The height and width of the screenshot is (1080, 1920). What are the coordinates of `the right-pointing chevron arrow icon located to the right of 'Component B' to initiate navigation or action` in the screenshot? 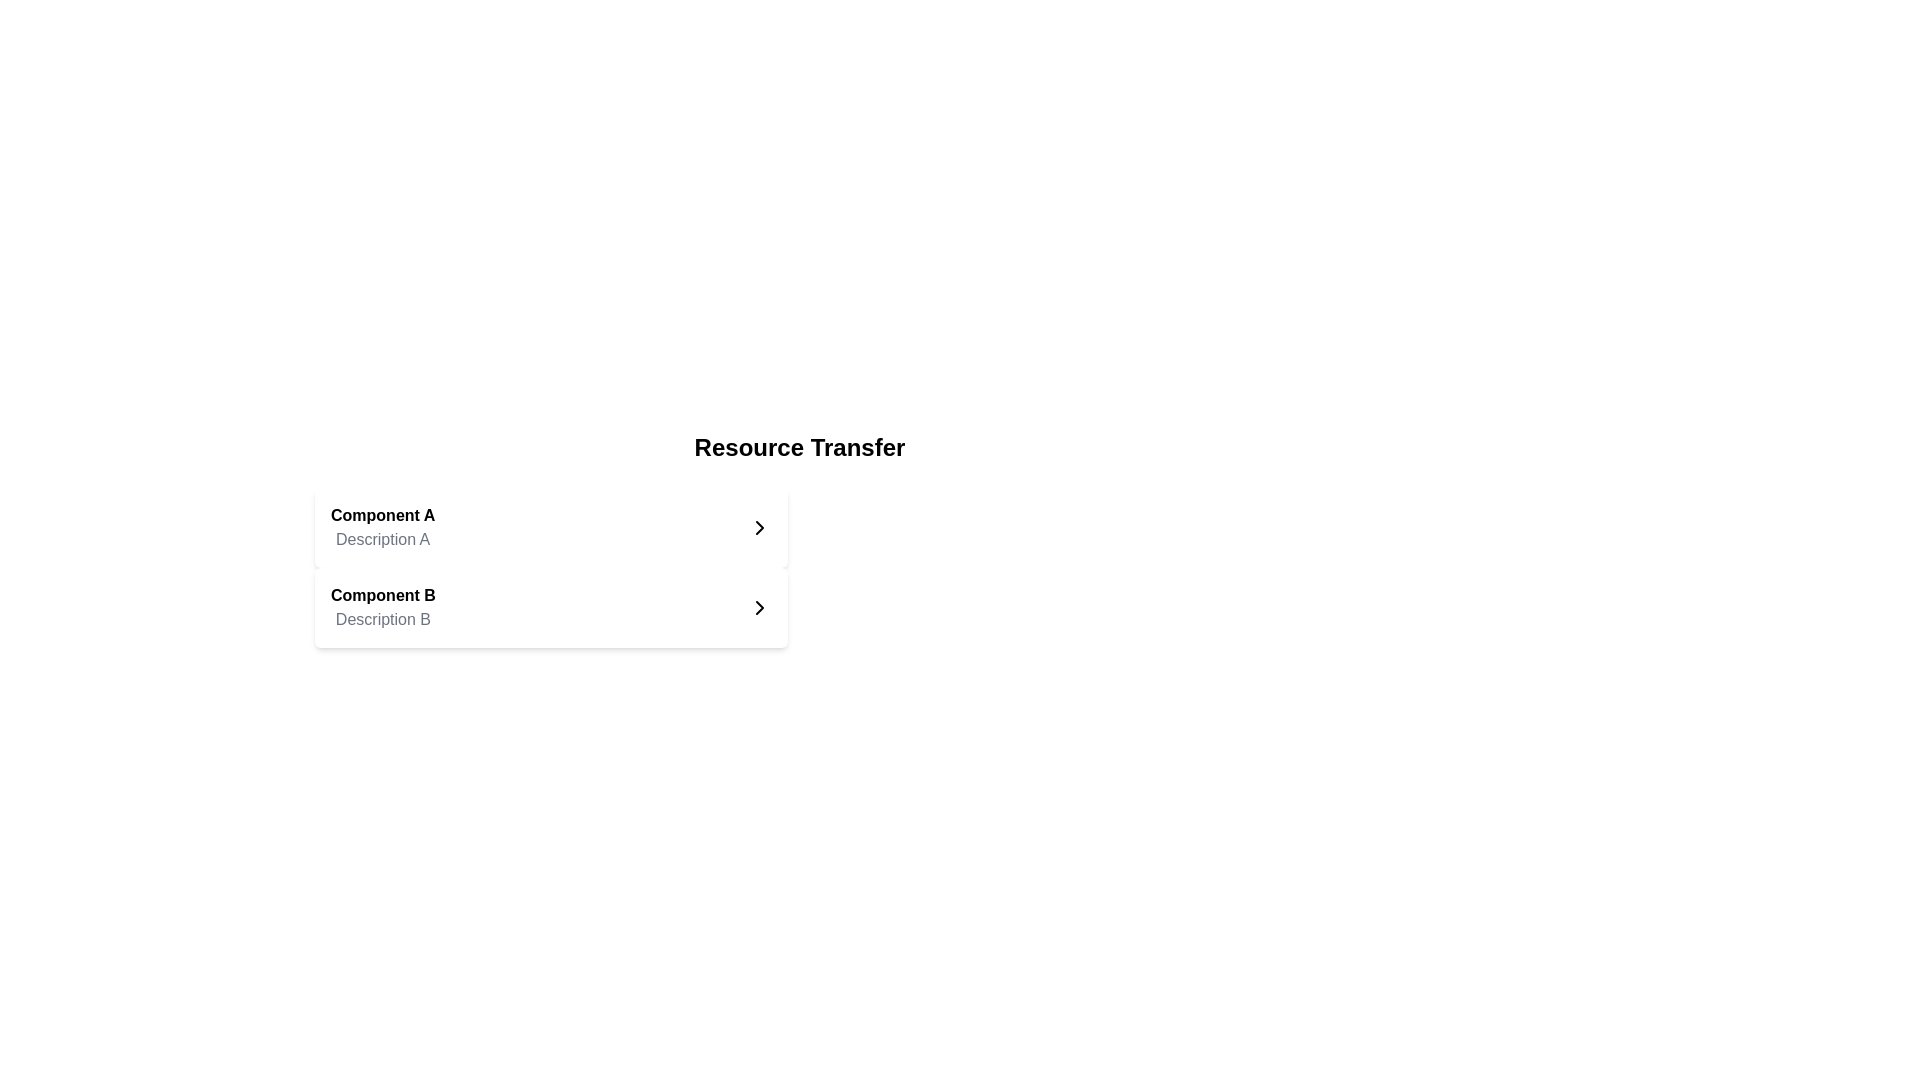 It's located at (758, 607).